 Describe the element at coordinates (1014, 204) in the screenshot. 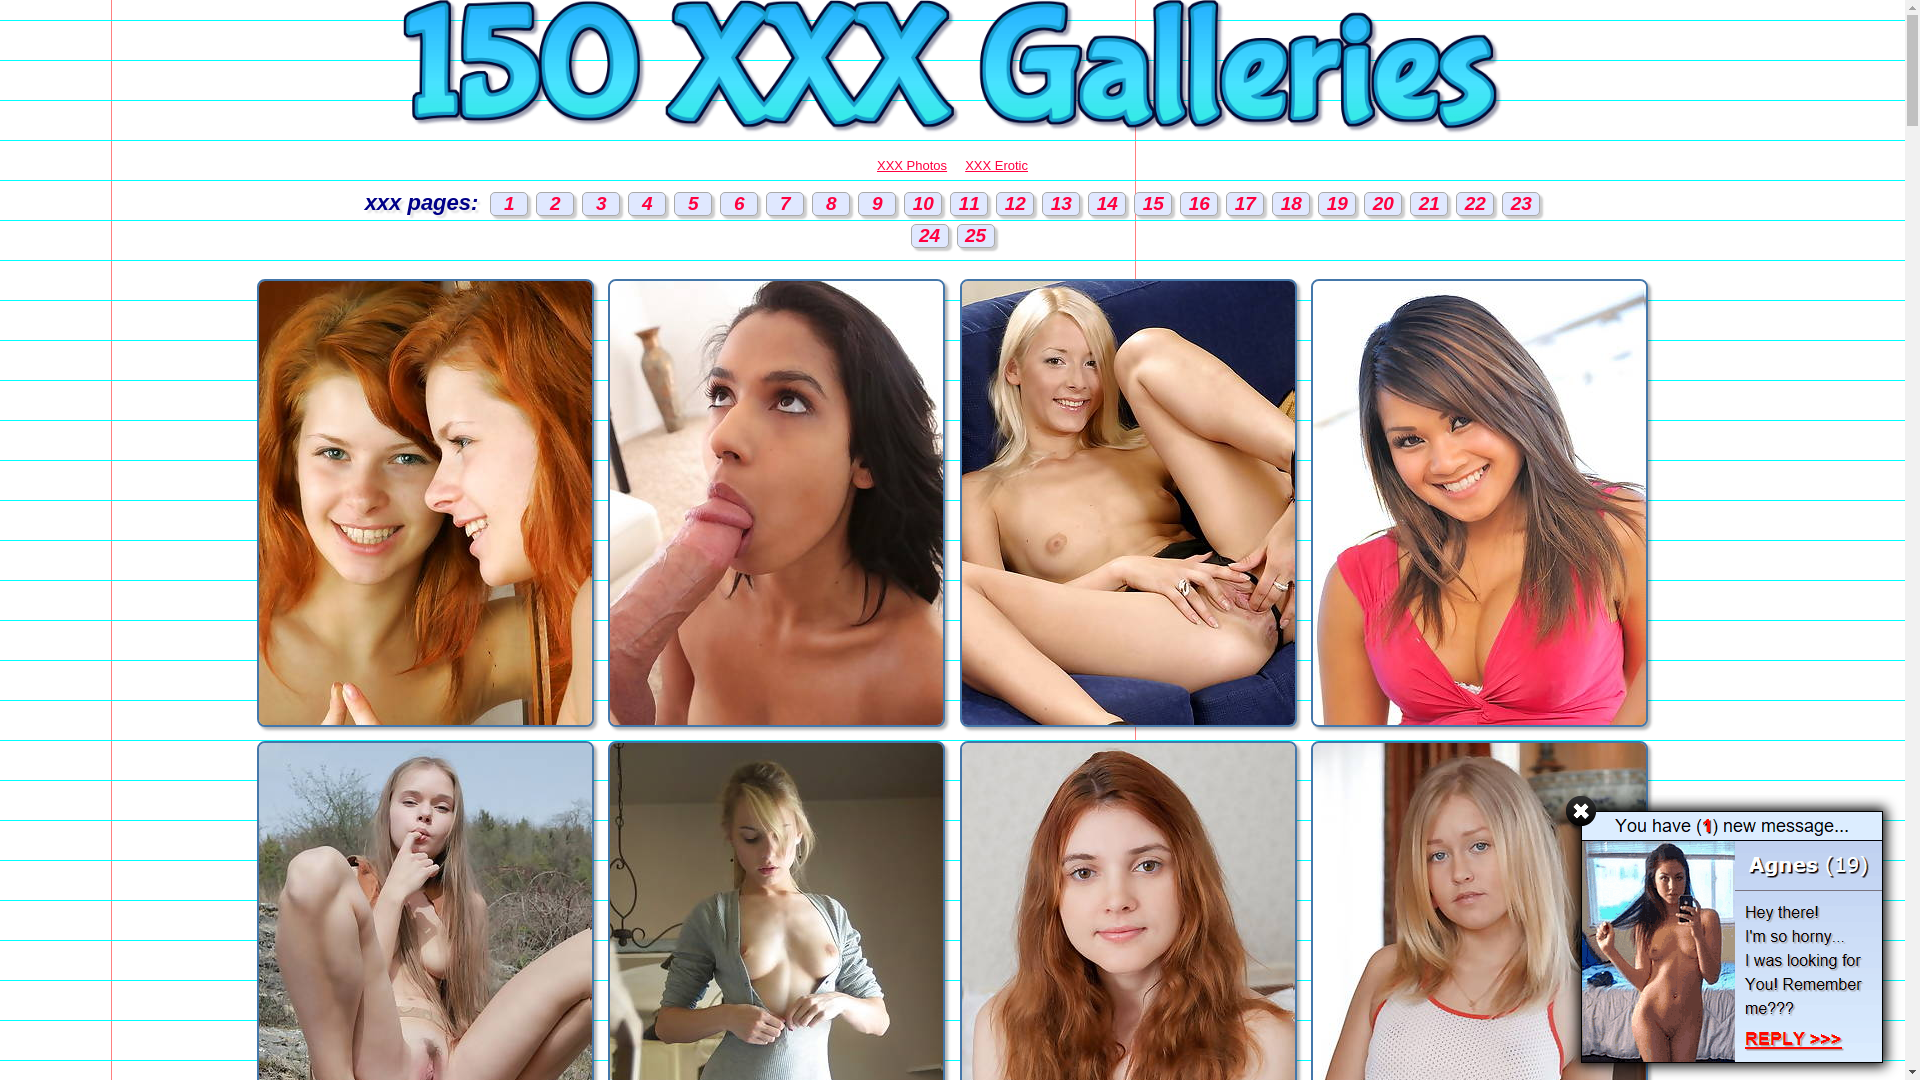

I see `'12'` at that location.